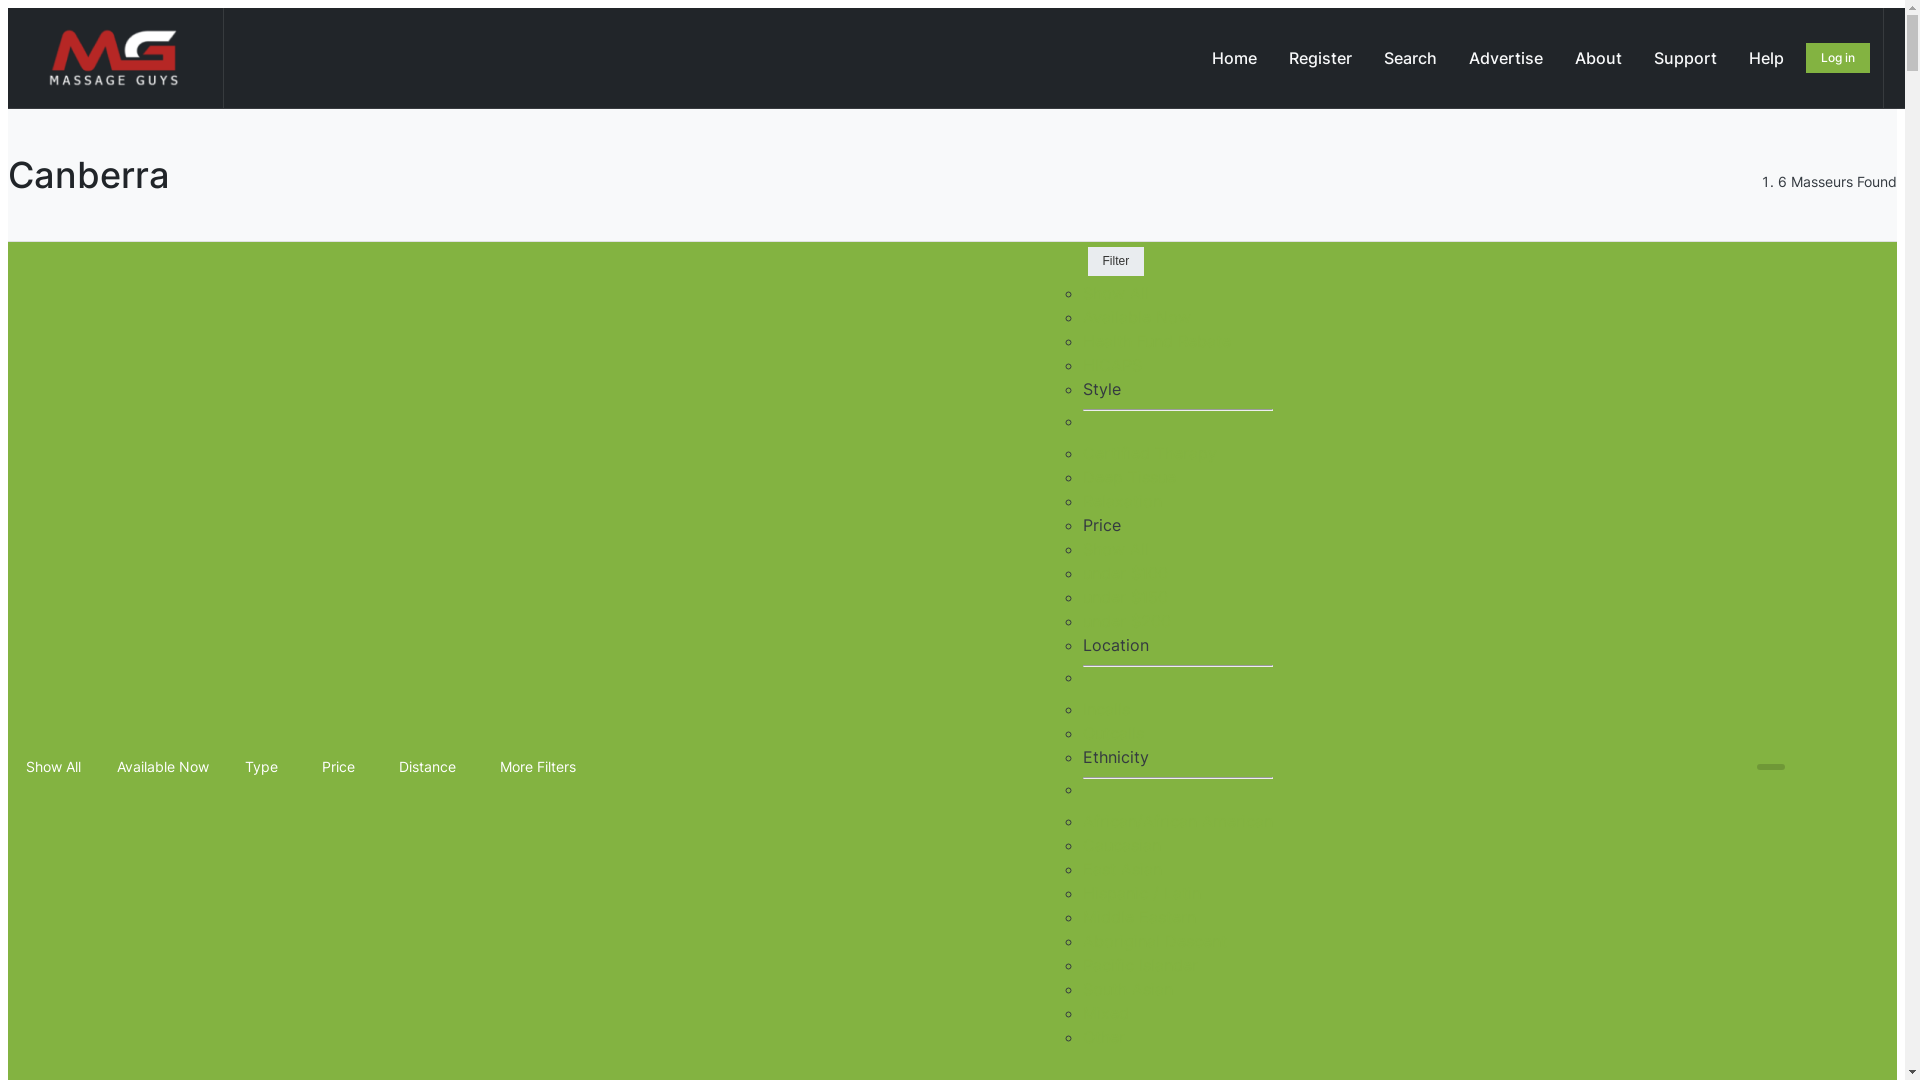 Image resolution: width=1920 pixels, height=1080 pixels. I want to click on 'under $100', so click(1124, 573).